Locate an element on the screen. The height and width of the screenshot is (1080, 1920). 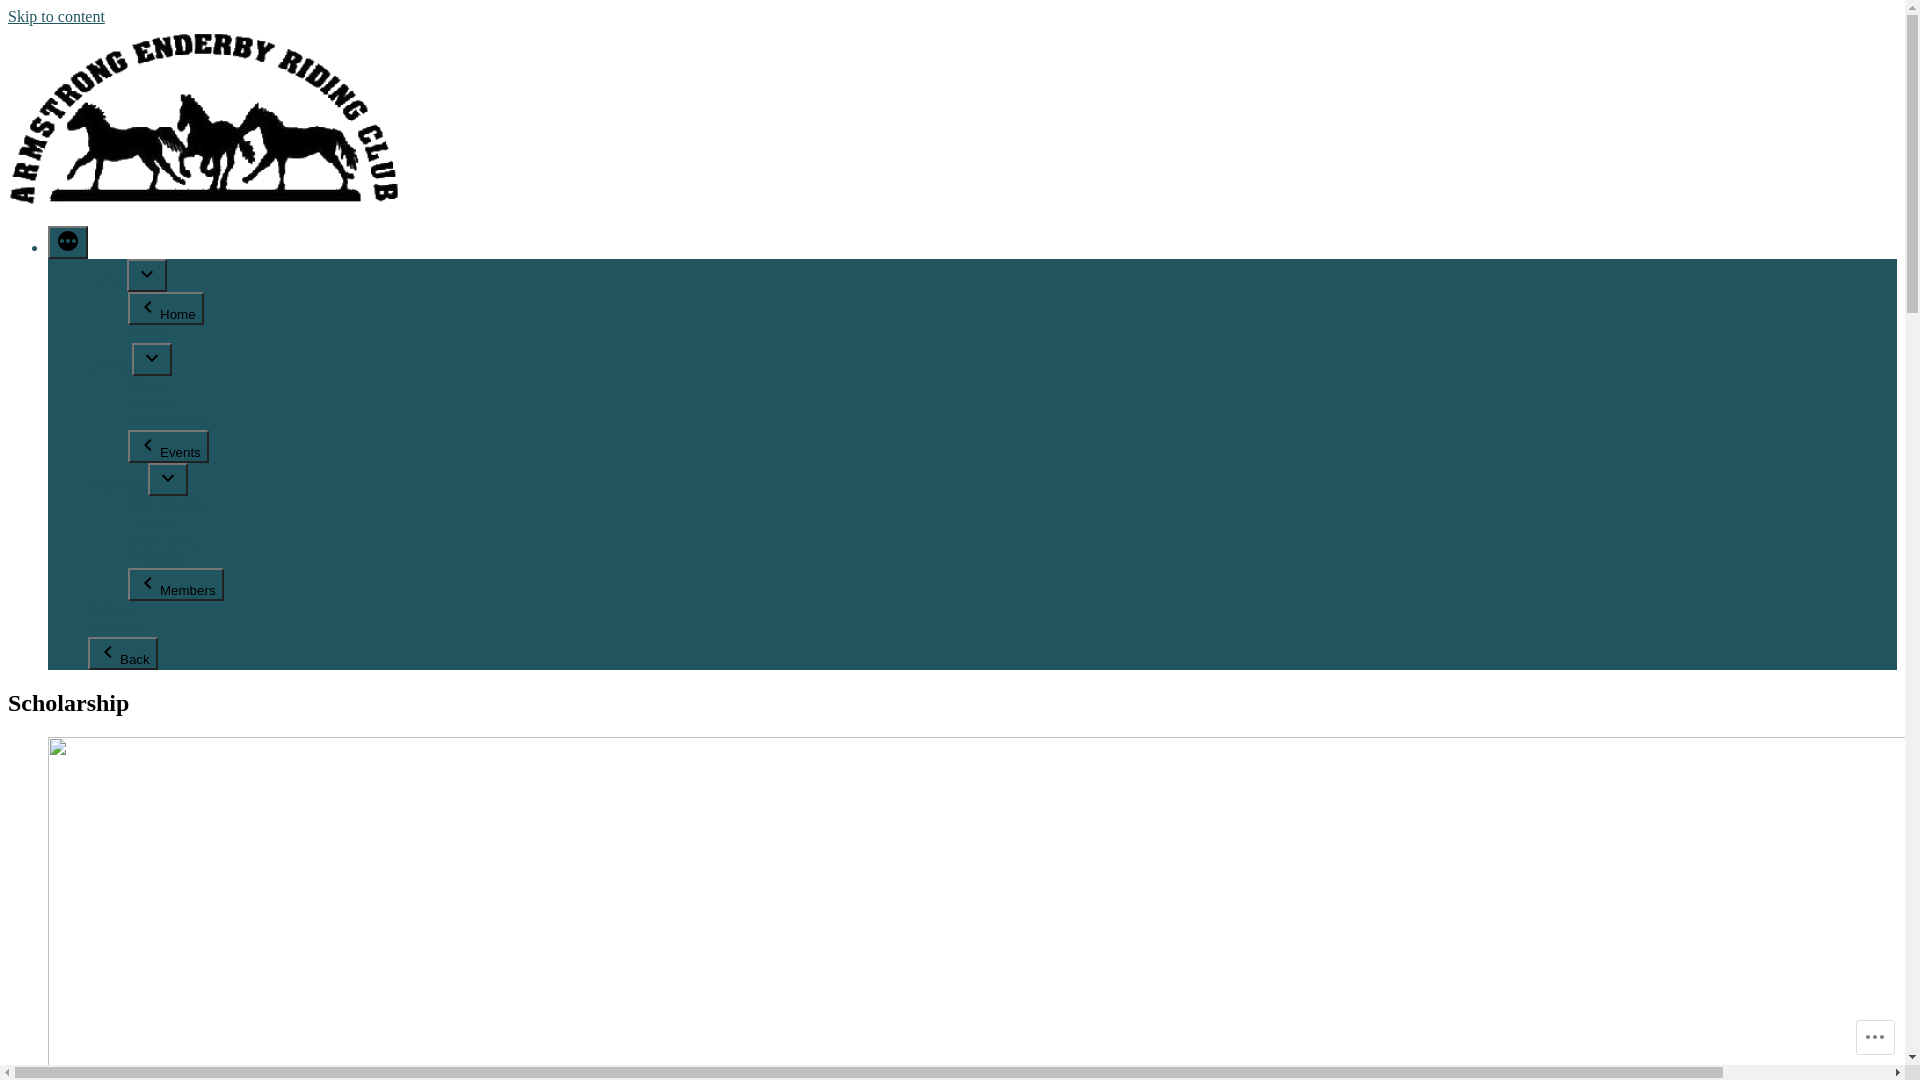
'Back' is located at coordinates (122, 653).